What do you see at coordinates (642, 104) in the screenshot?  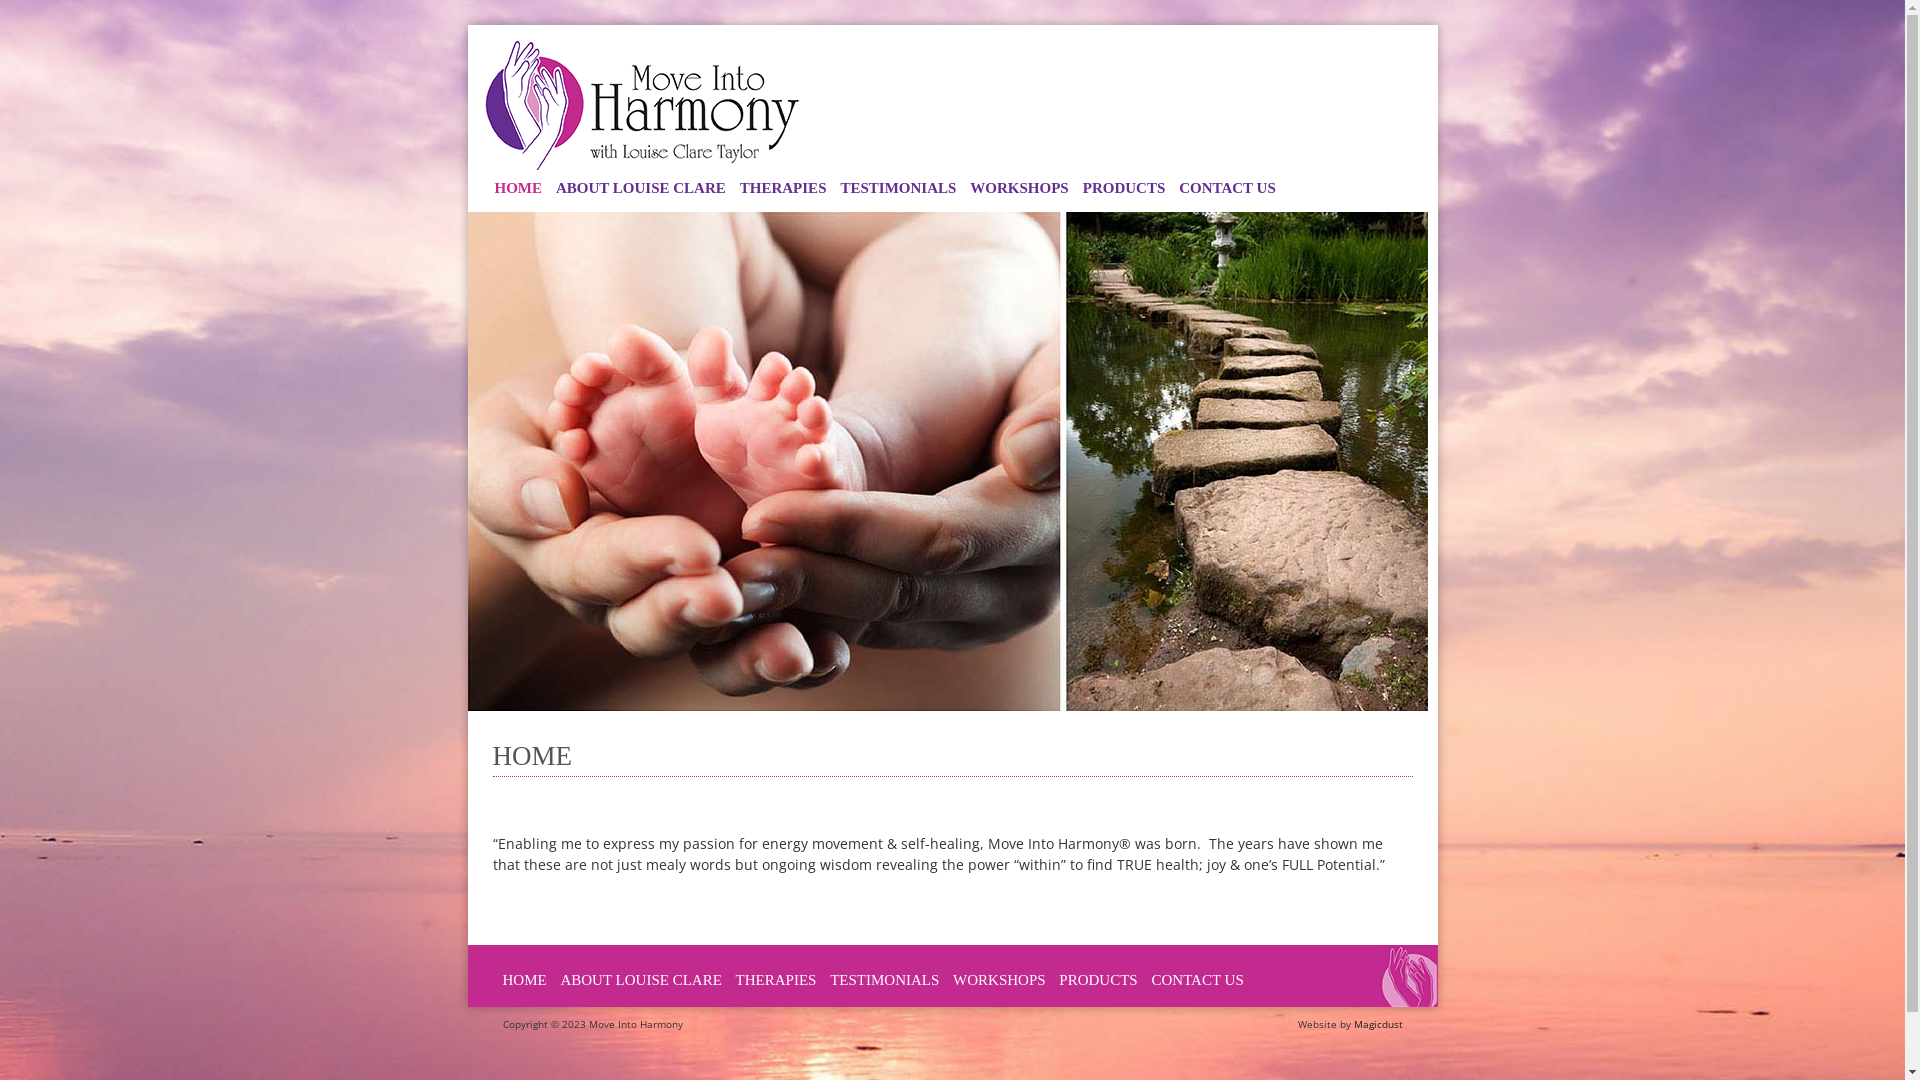 I see `'MOVE INTO HARMONY'` at bounding box center [642, 104].